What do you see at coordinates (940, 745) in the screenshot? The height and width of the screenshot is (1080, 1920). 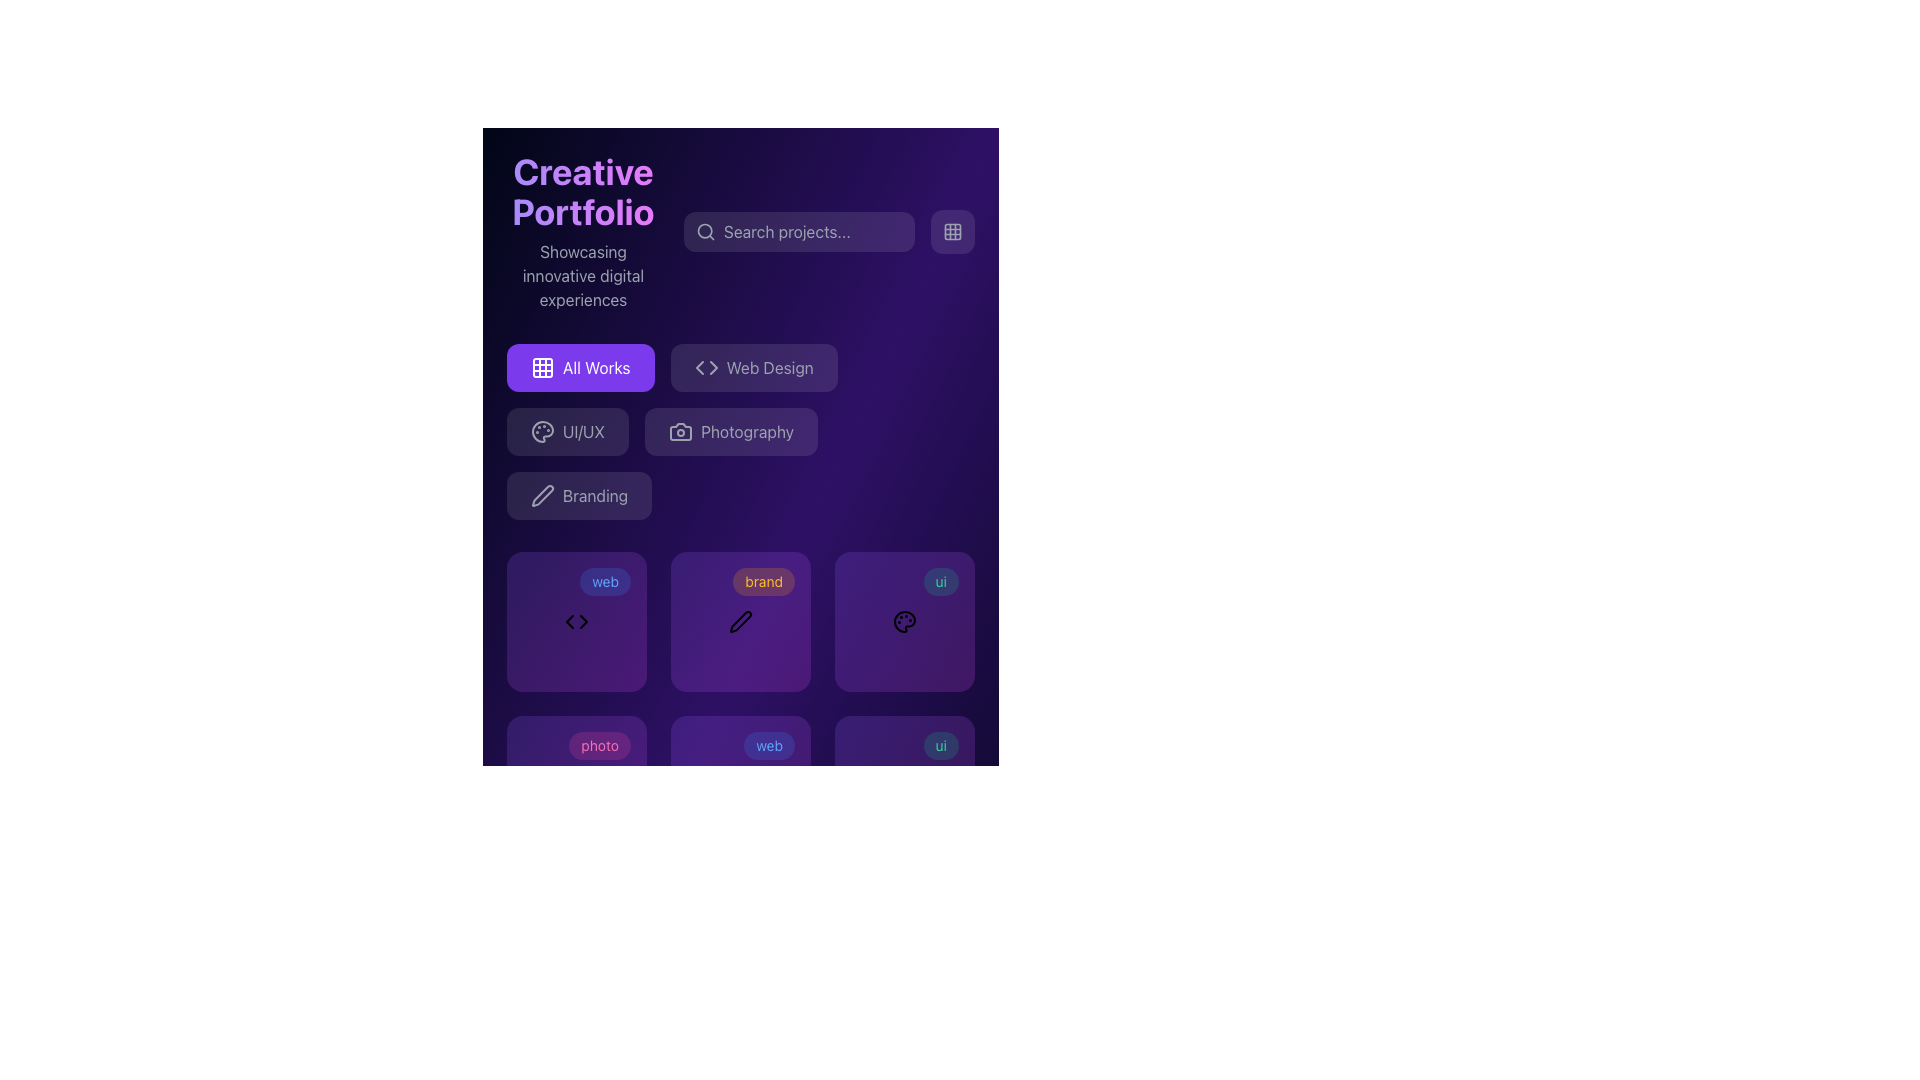 I see `the content of the small text badge displaying 'ui' in lowercase letters, styled in light green font on a rounded dark blue background, located at the top-right corner of the purple card in the grid layout` at bounding box center [940, 745].